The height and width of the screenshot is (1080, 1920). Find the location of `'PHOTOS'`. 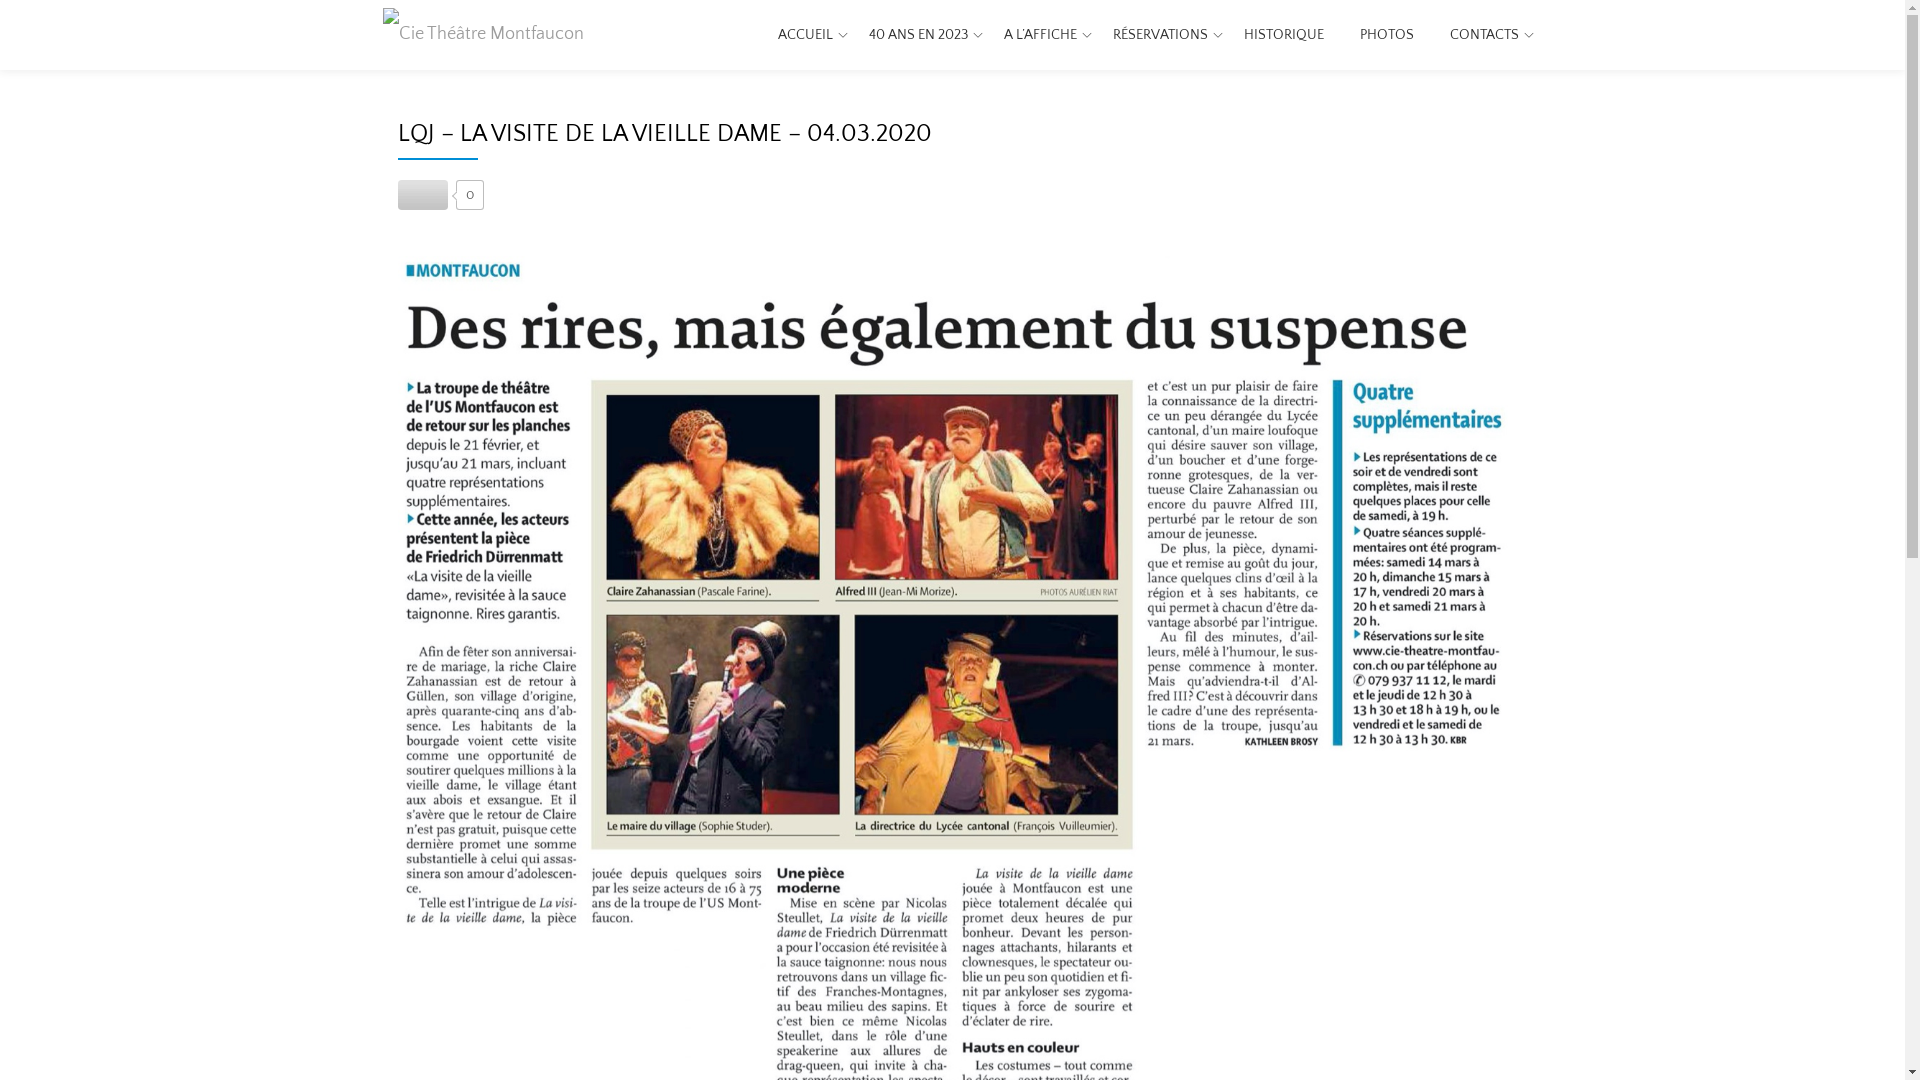

'PHOTOS' is located at coordinates (1386, 34).